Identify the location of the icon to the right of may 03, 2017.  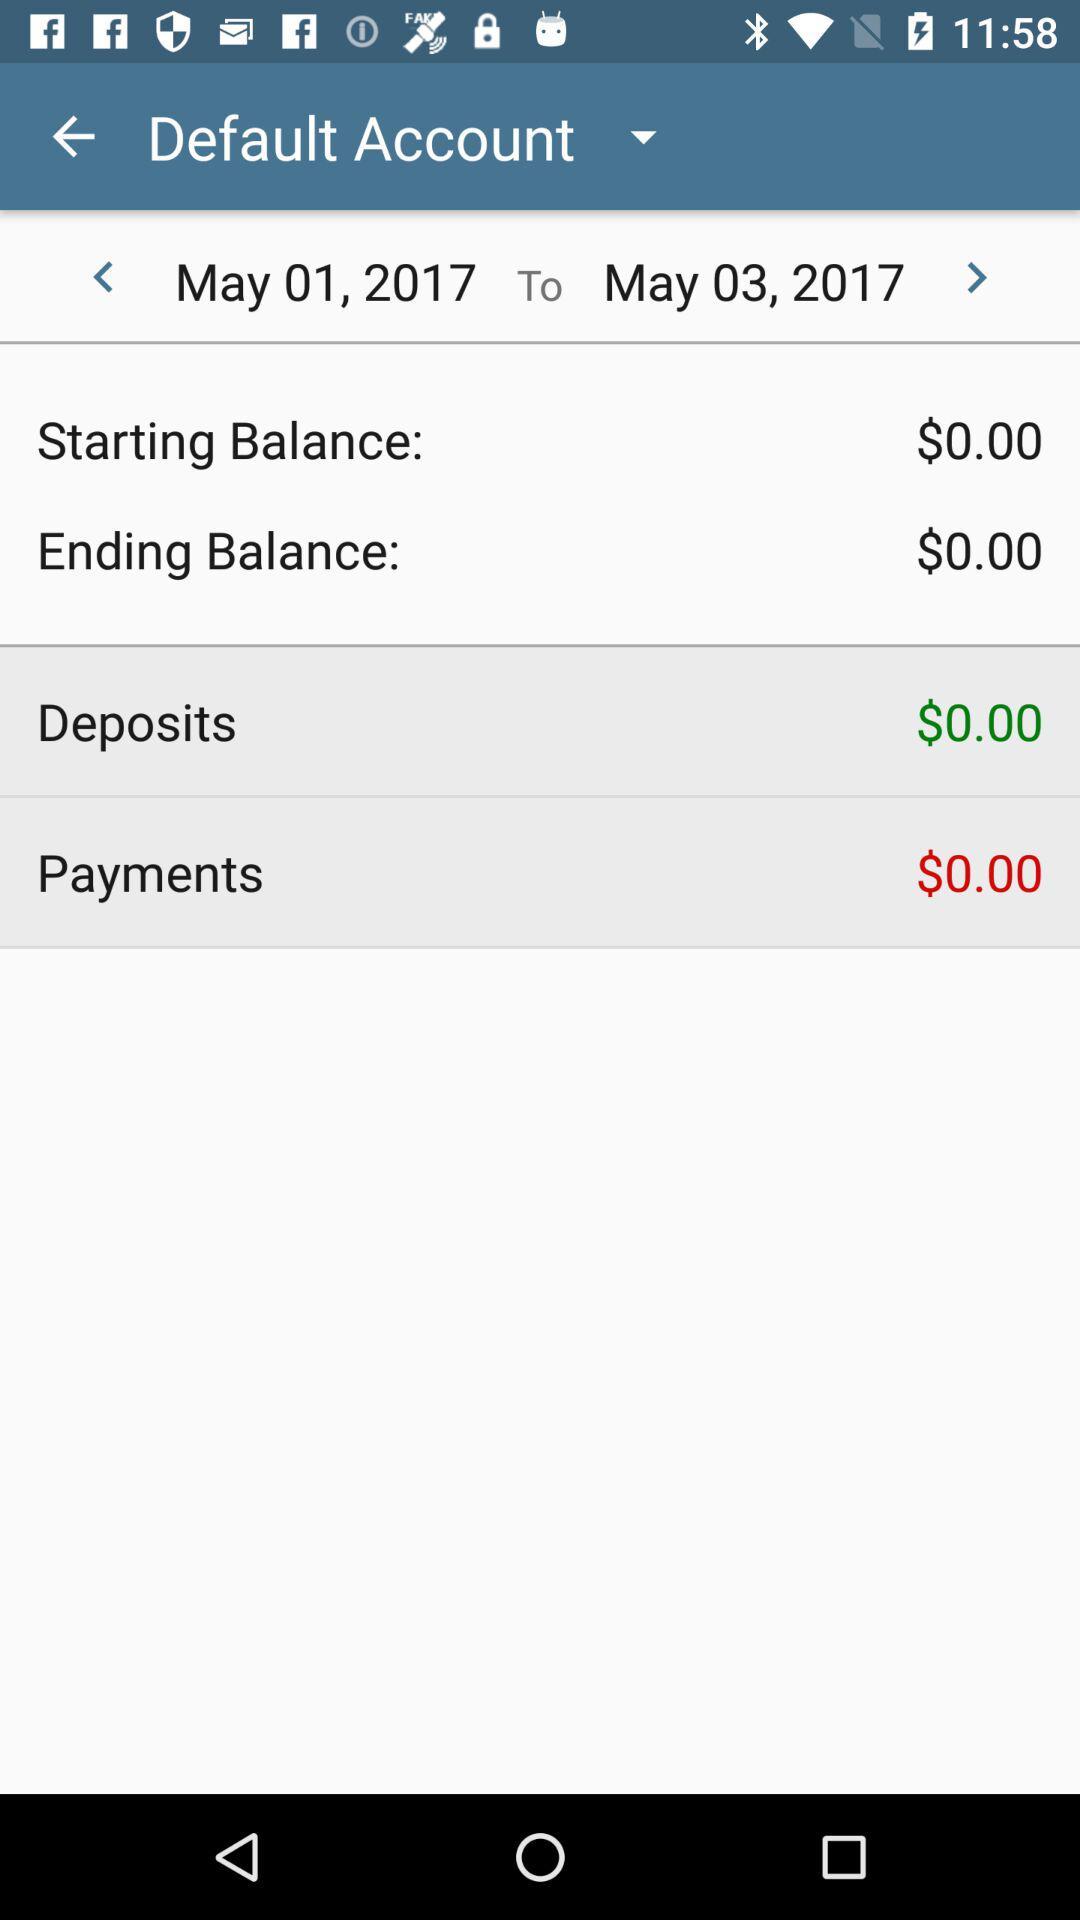
(975, 277).